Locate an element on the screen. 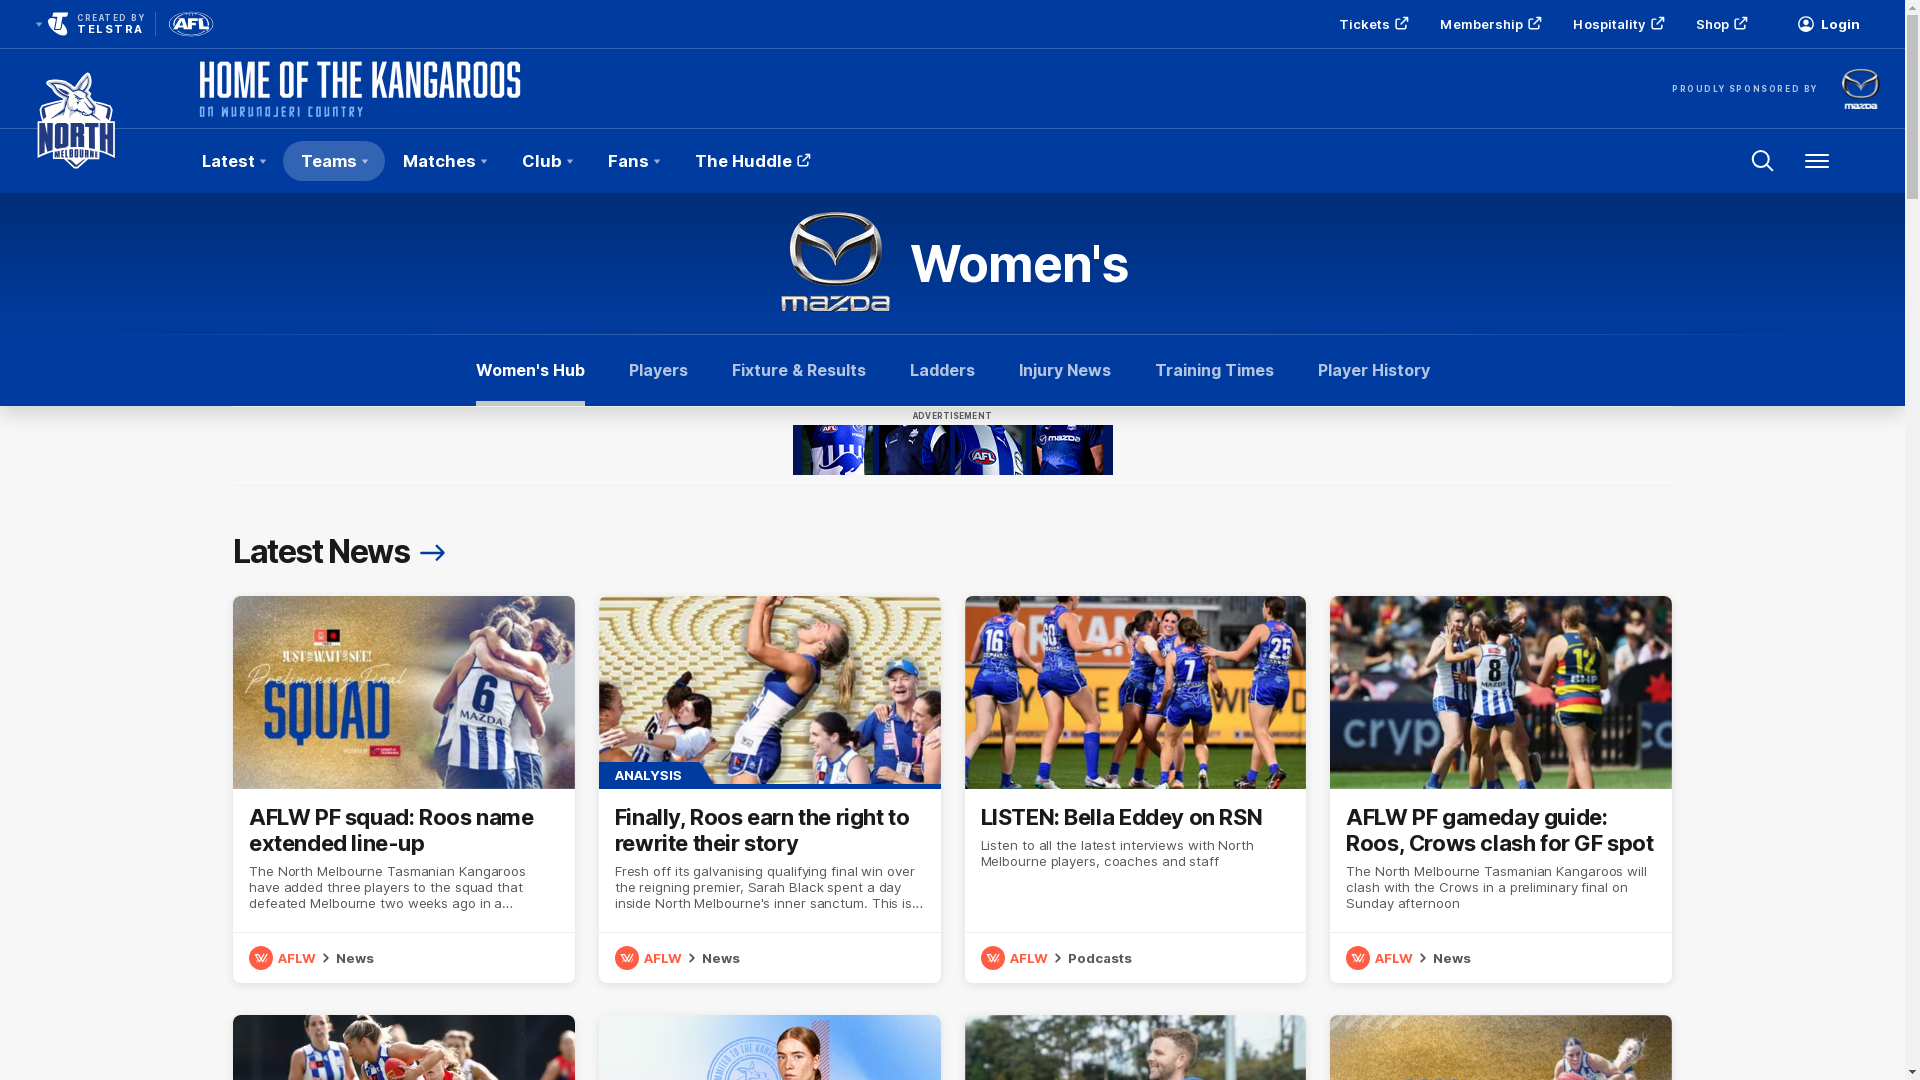 The height and width of the screenshot is (1080, 1920). 'Fixture & Results' is located at coordinates (797, 370).